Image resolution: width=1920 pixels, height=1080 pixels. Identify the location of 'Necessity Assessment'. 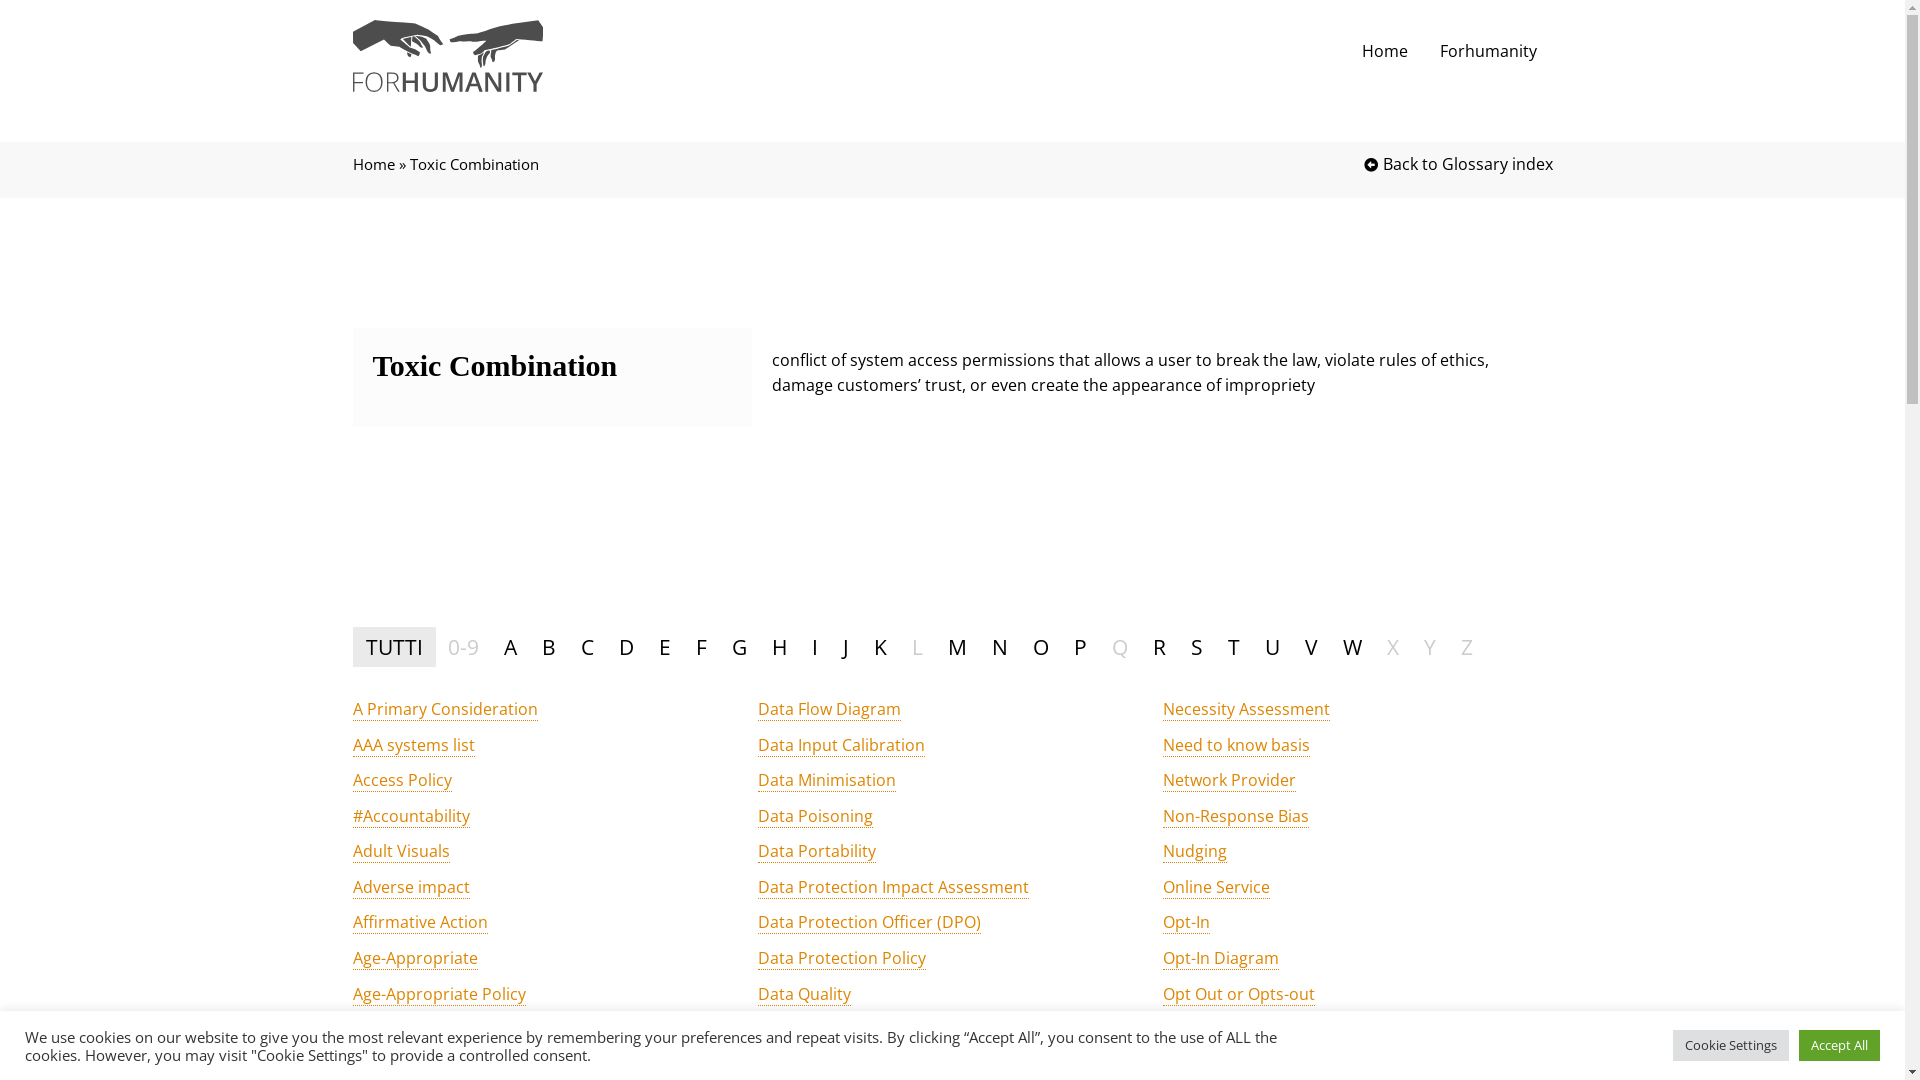
(1162, 708).